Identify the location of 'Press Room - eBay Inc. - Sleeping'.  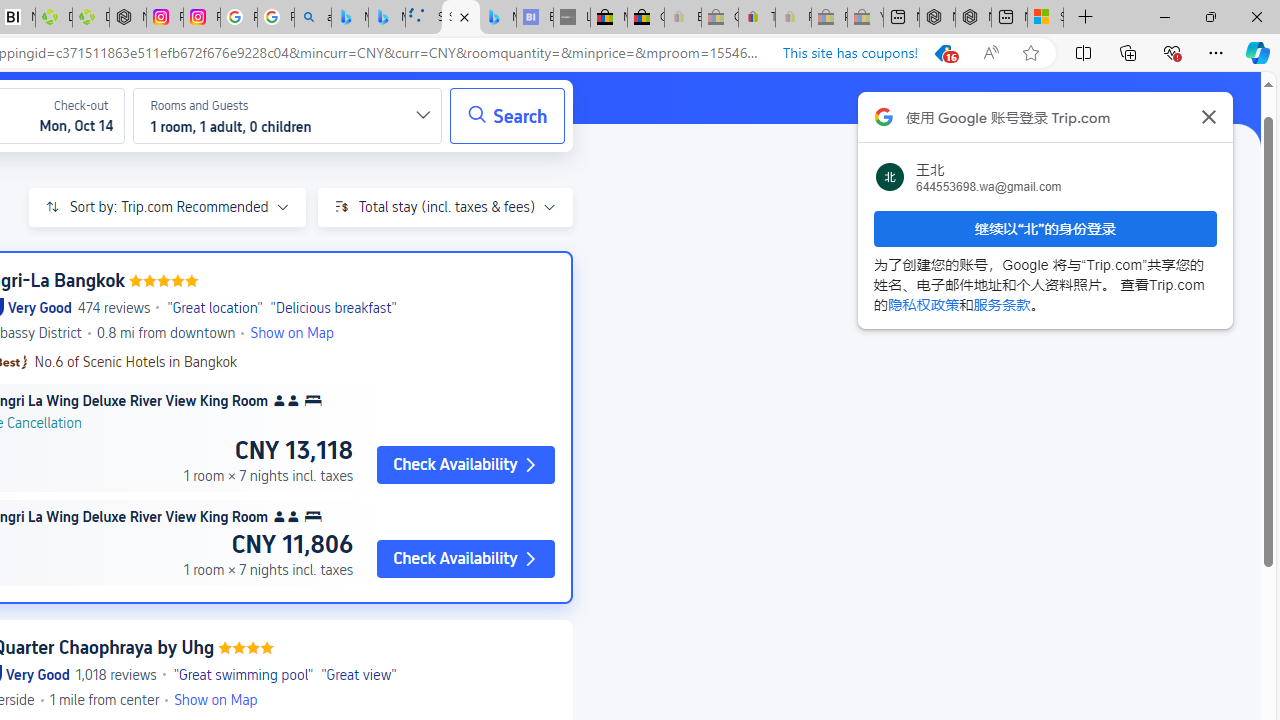
(829, 17).